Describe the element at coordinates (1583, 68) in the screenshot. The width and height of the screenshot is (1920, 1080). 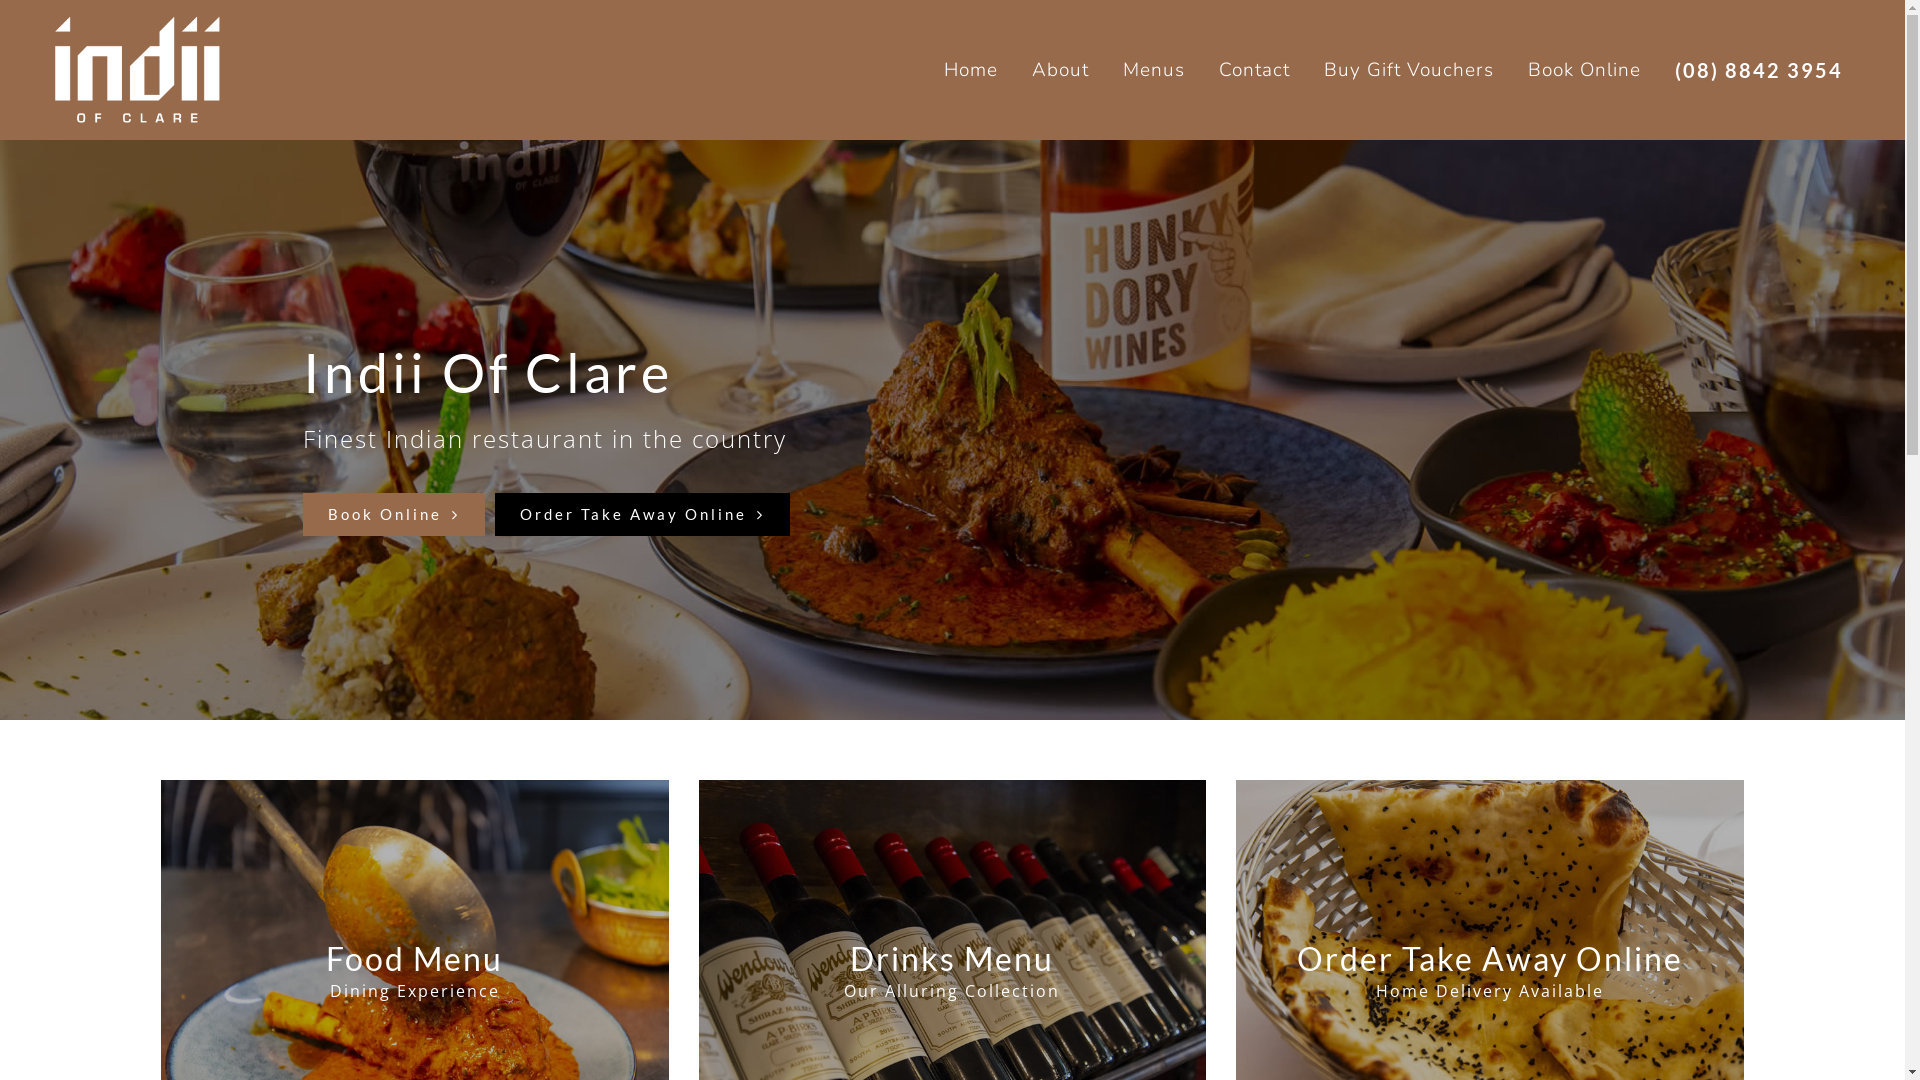
I see `'Book Online'` at that location.